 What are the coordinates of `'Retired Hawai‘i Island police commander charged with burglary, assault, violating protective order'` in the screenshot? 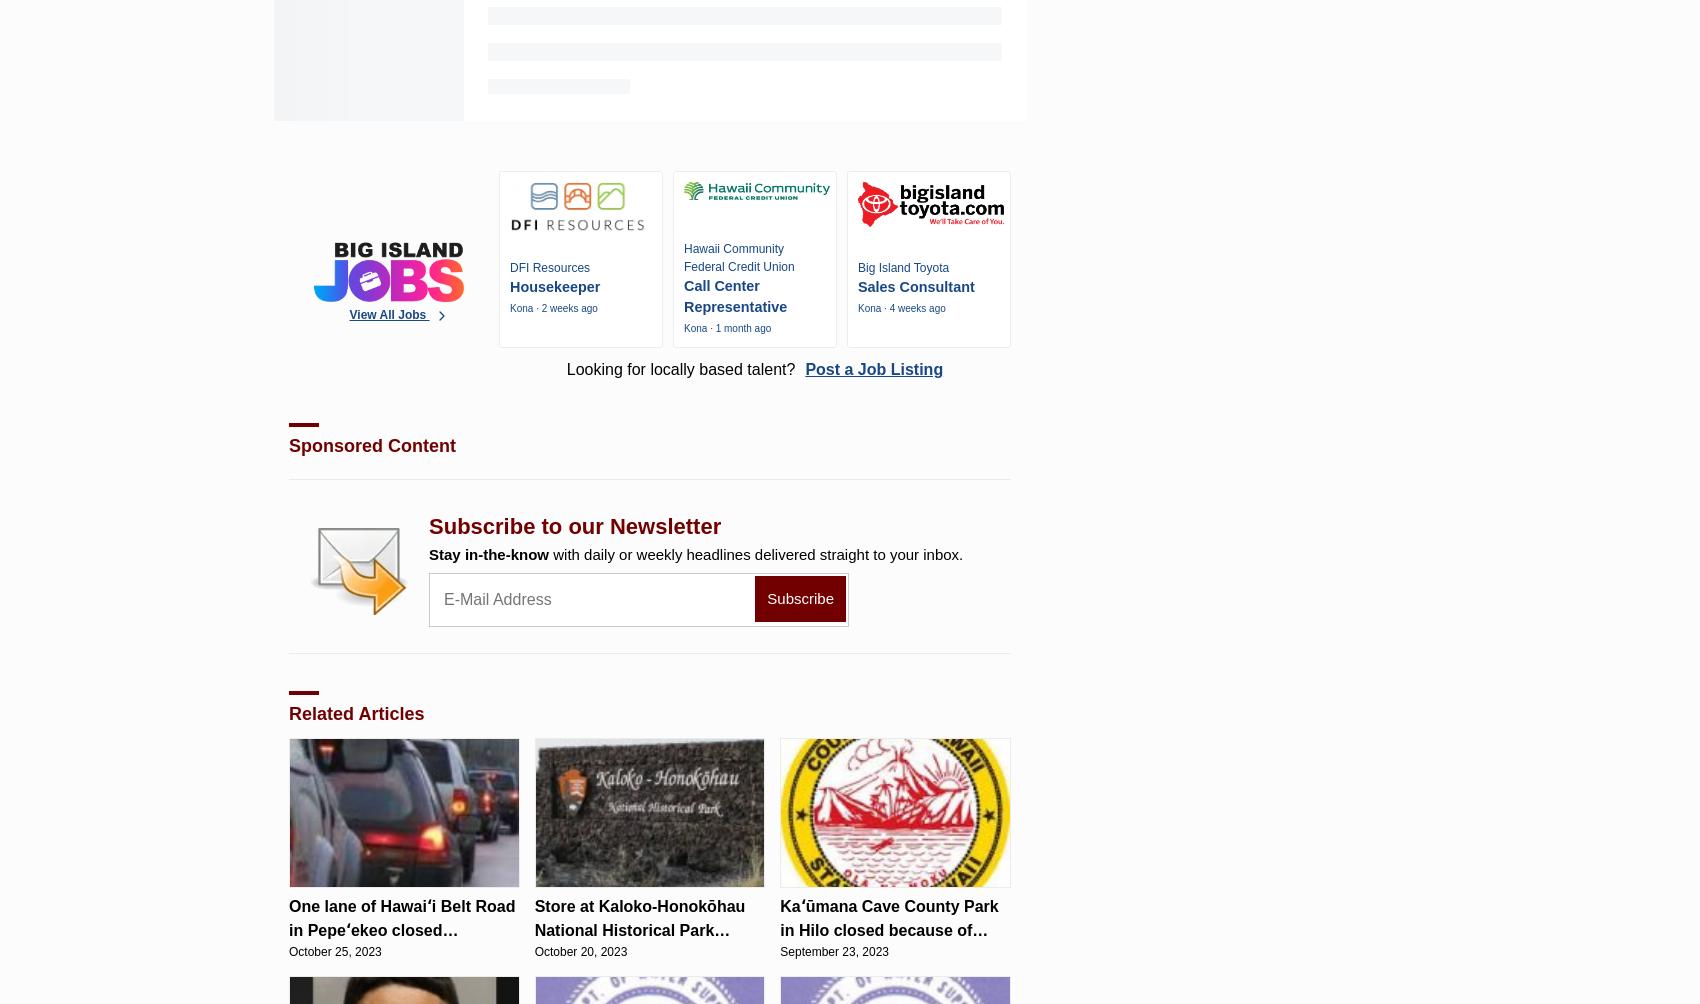 It's located at (274, 63).